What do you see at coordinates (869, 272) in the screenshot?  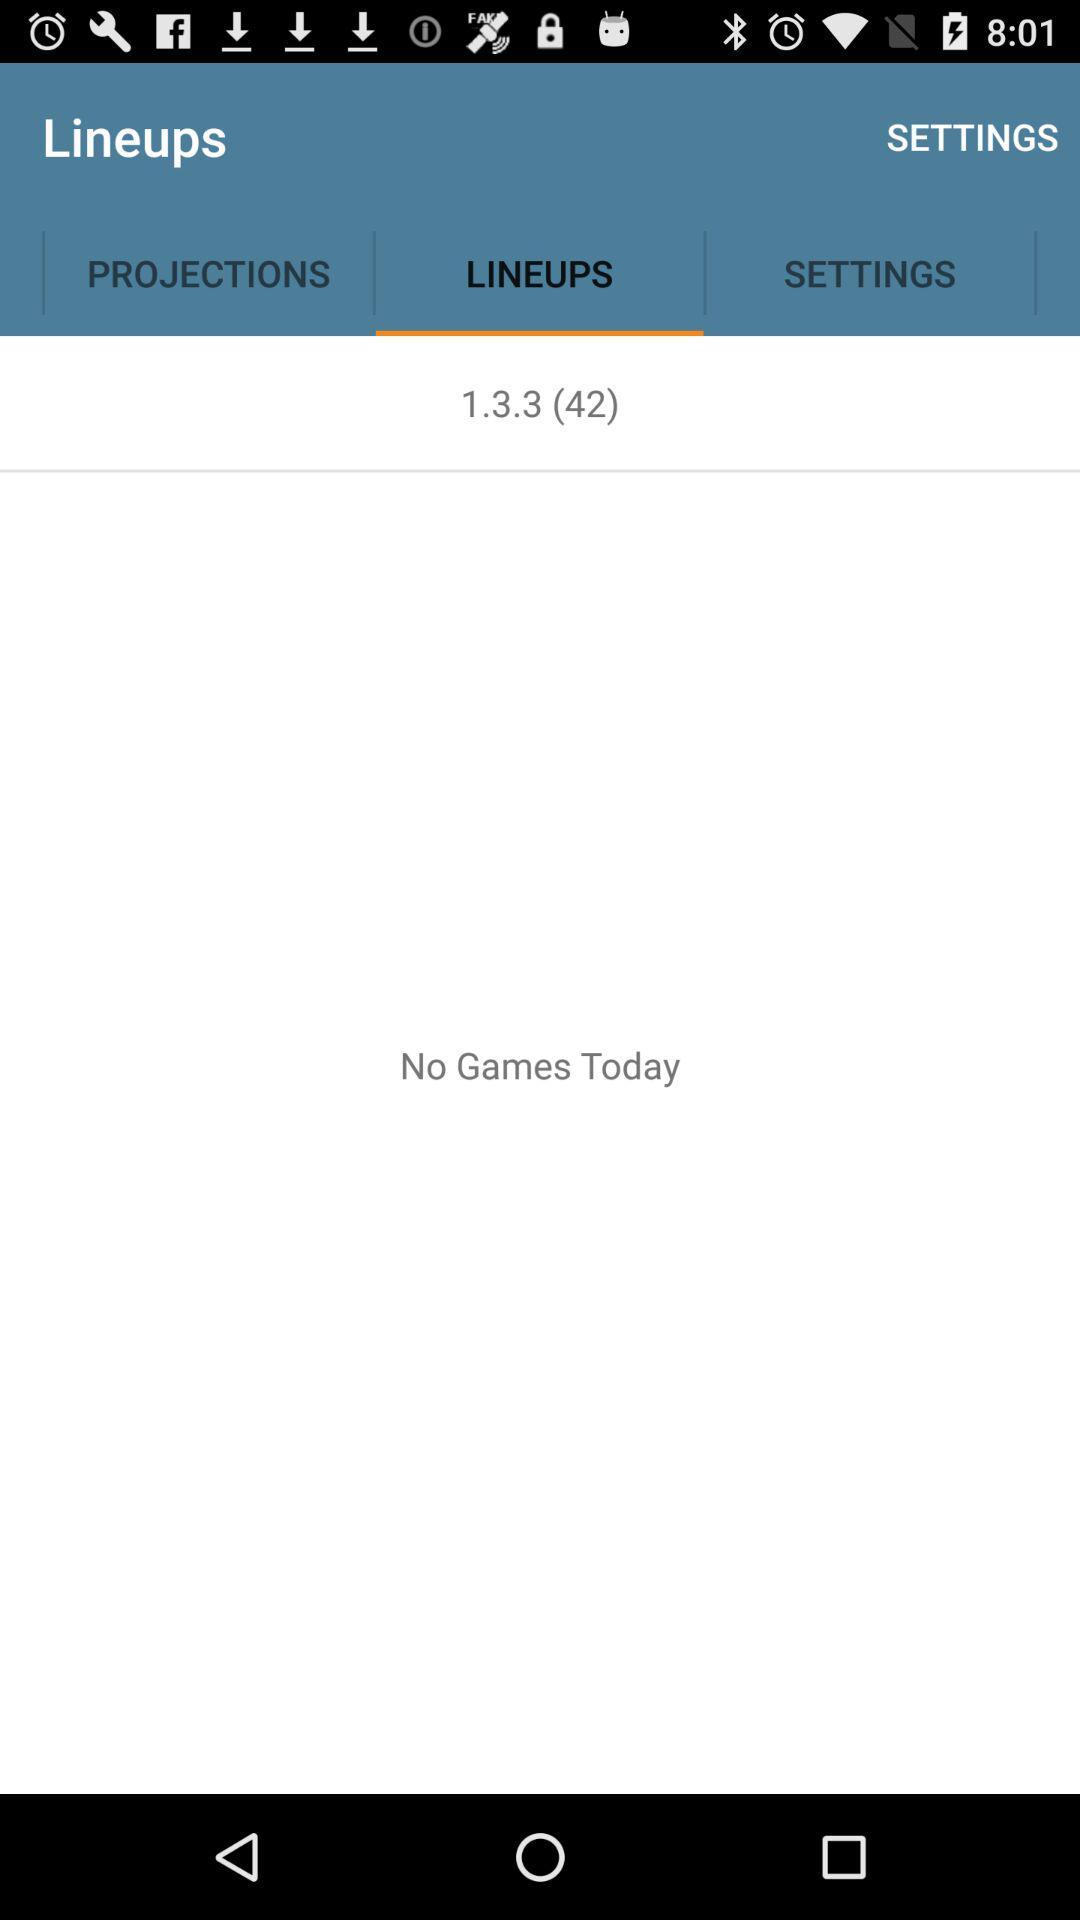 I see `settings option` at bounding box center [869, 272].